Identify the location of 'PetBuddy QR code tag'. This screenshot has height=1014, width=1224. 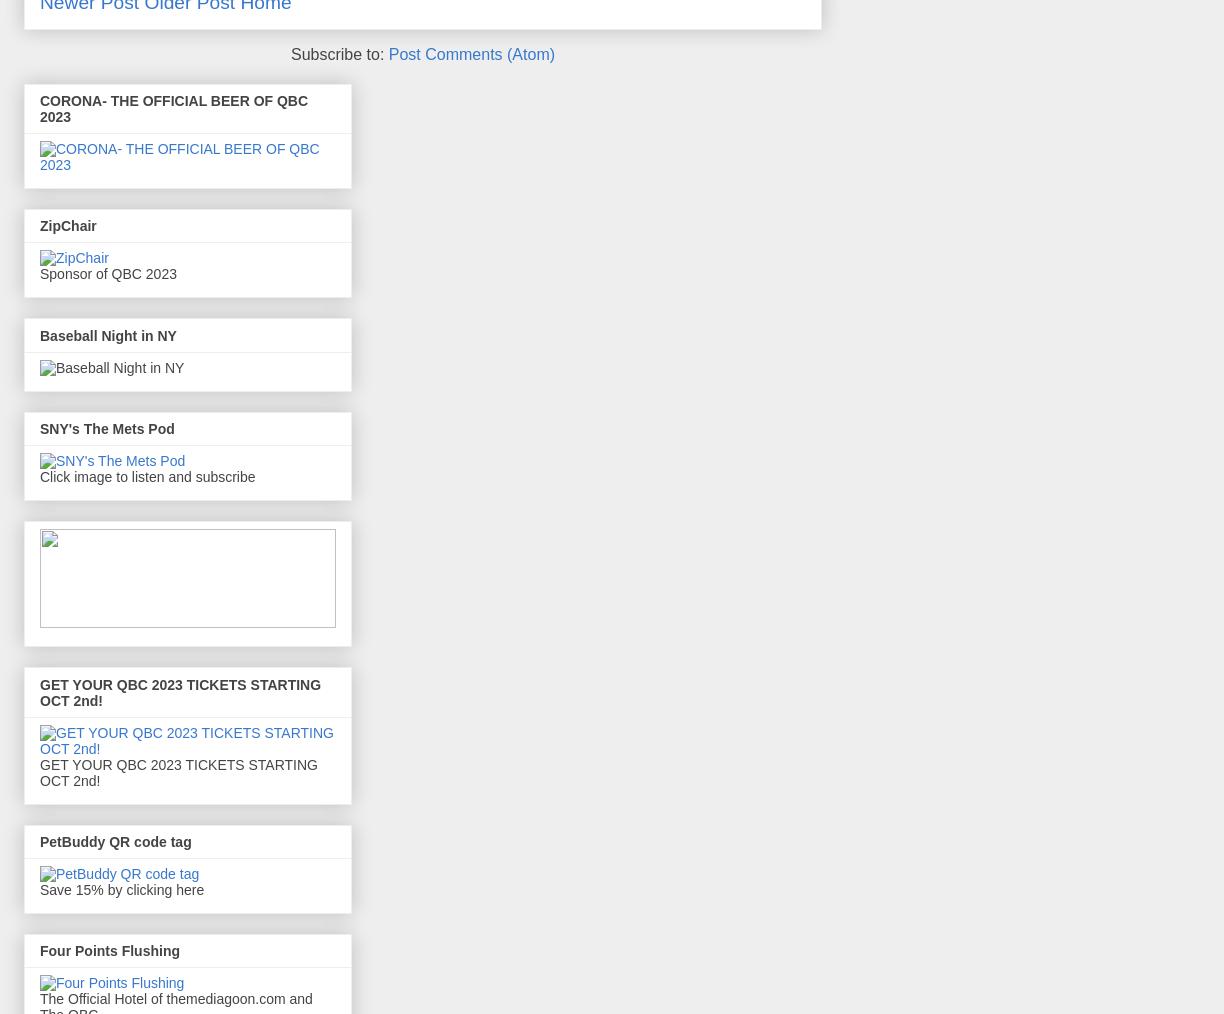
(114, 841).